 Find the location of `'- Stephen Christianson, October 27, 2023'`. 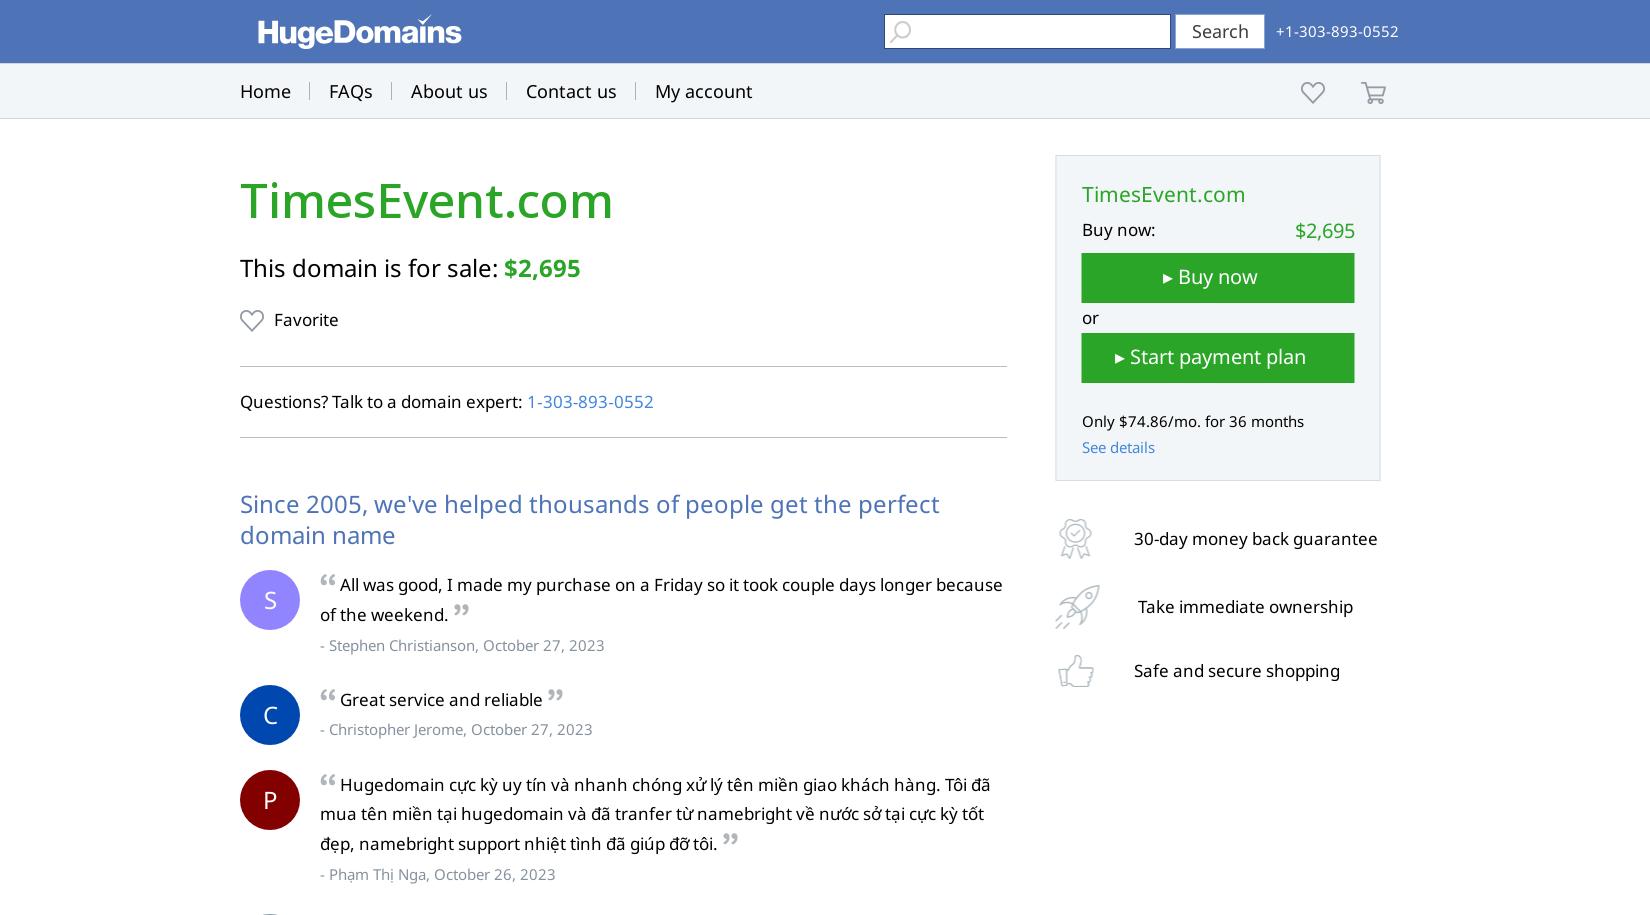

'- Stephen Christianson, October 27, 2023' is located at coordinates (461, 643).